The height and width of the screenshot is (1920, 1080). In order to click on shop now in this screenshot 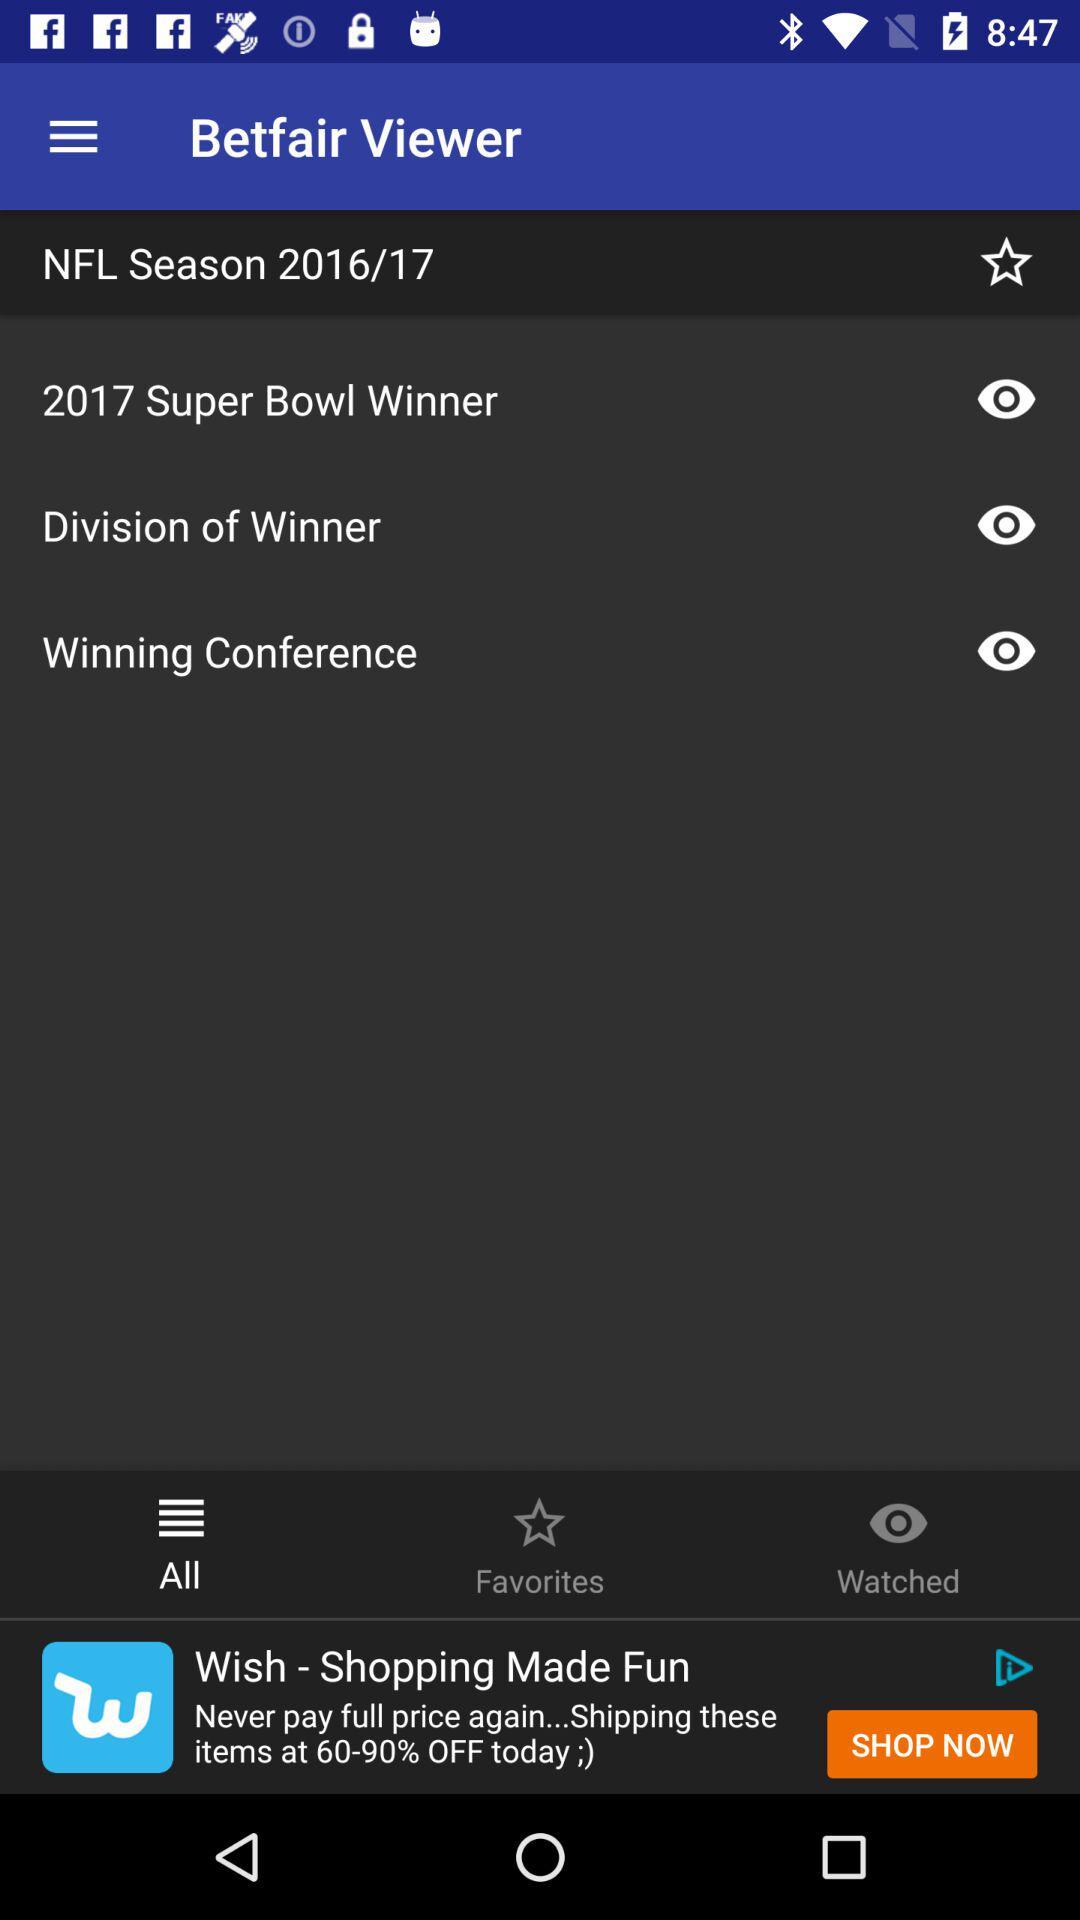, I will do `click(932, 1743)`.